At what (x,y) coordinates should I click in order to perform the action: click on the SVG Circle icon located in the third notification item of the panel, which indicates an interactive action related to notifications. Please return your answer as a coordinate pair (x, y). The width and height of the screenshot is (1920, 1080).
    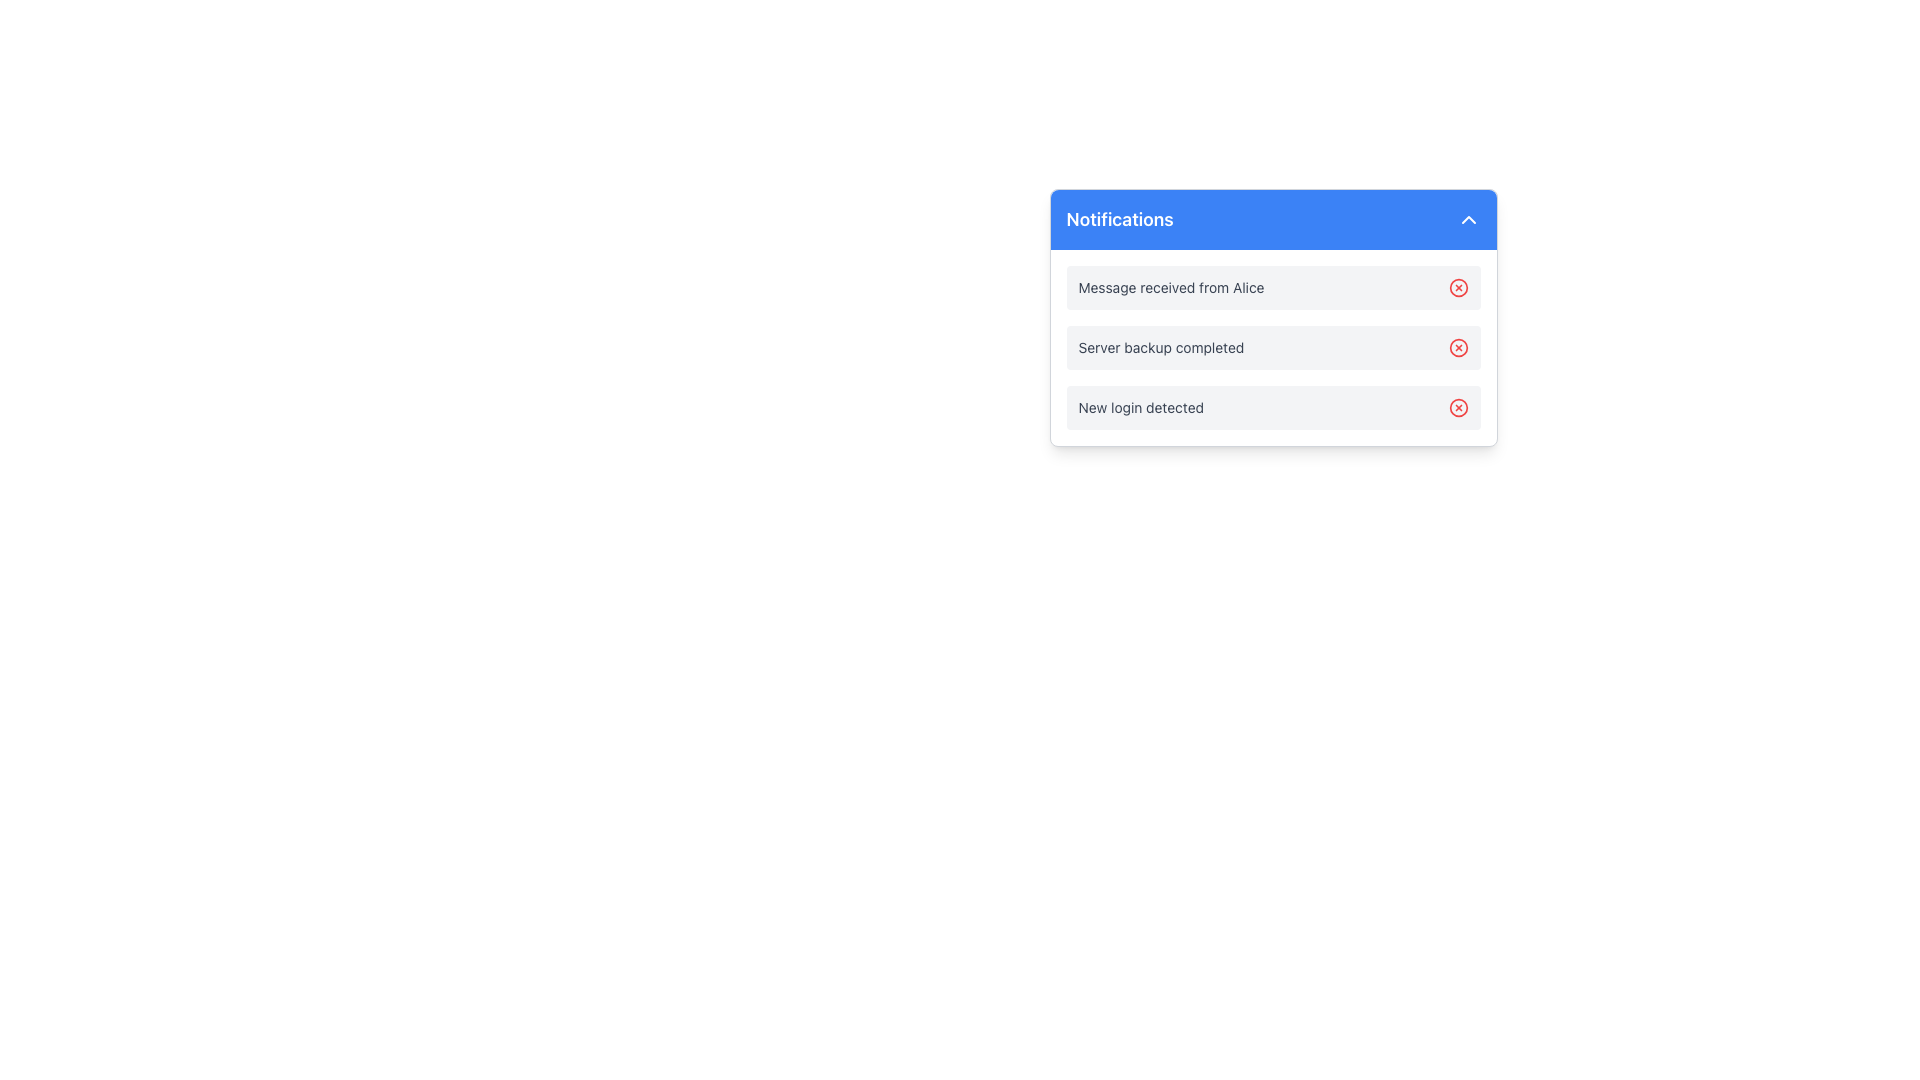
    Looking at the image, I should click on (1458, 407).